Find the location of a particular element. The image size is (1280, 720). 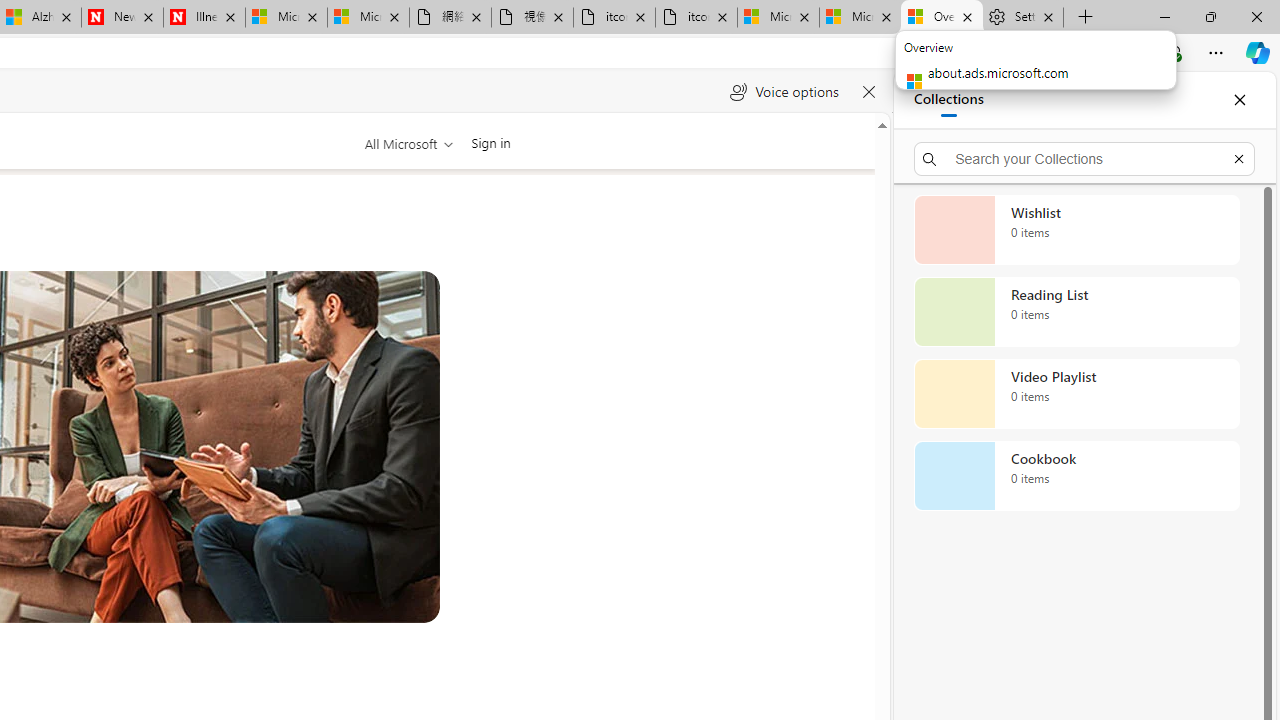

'Exit search' is located at coordinates (1238, 158).